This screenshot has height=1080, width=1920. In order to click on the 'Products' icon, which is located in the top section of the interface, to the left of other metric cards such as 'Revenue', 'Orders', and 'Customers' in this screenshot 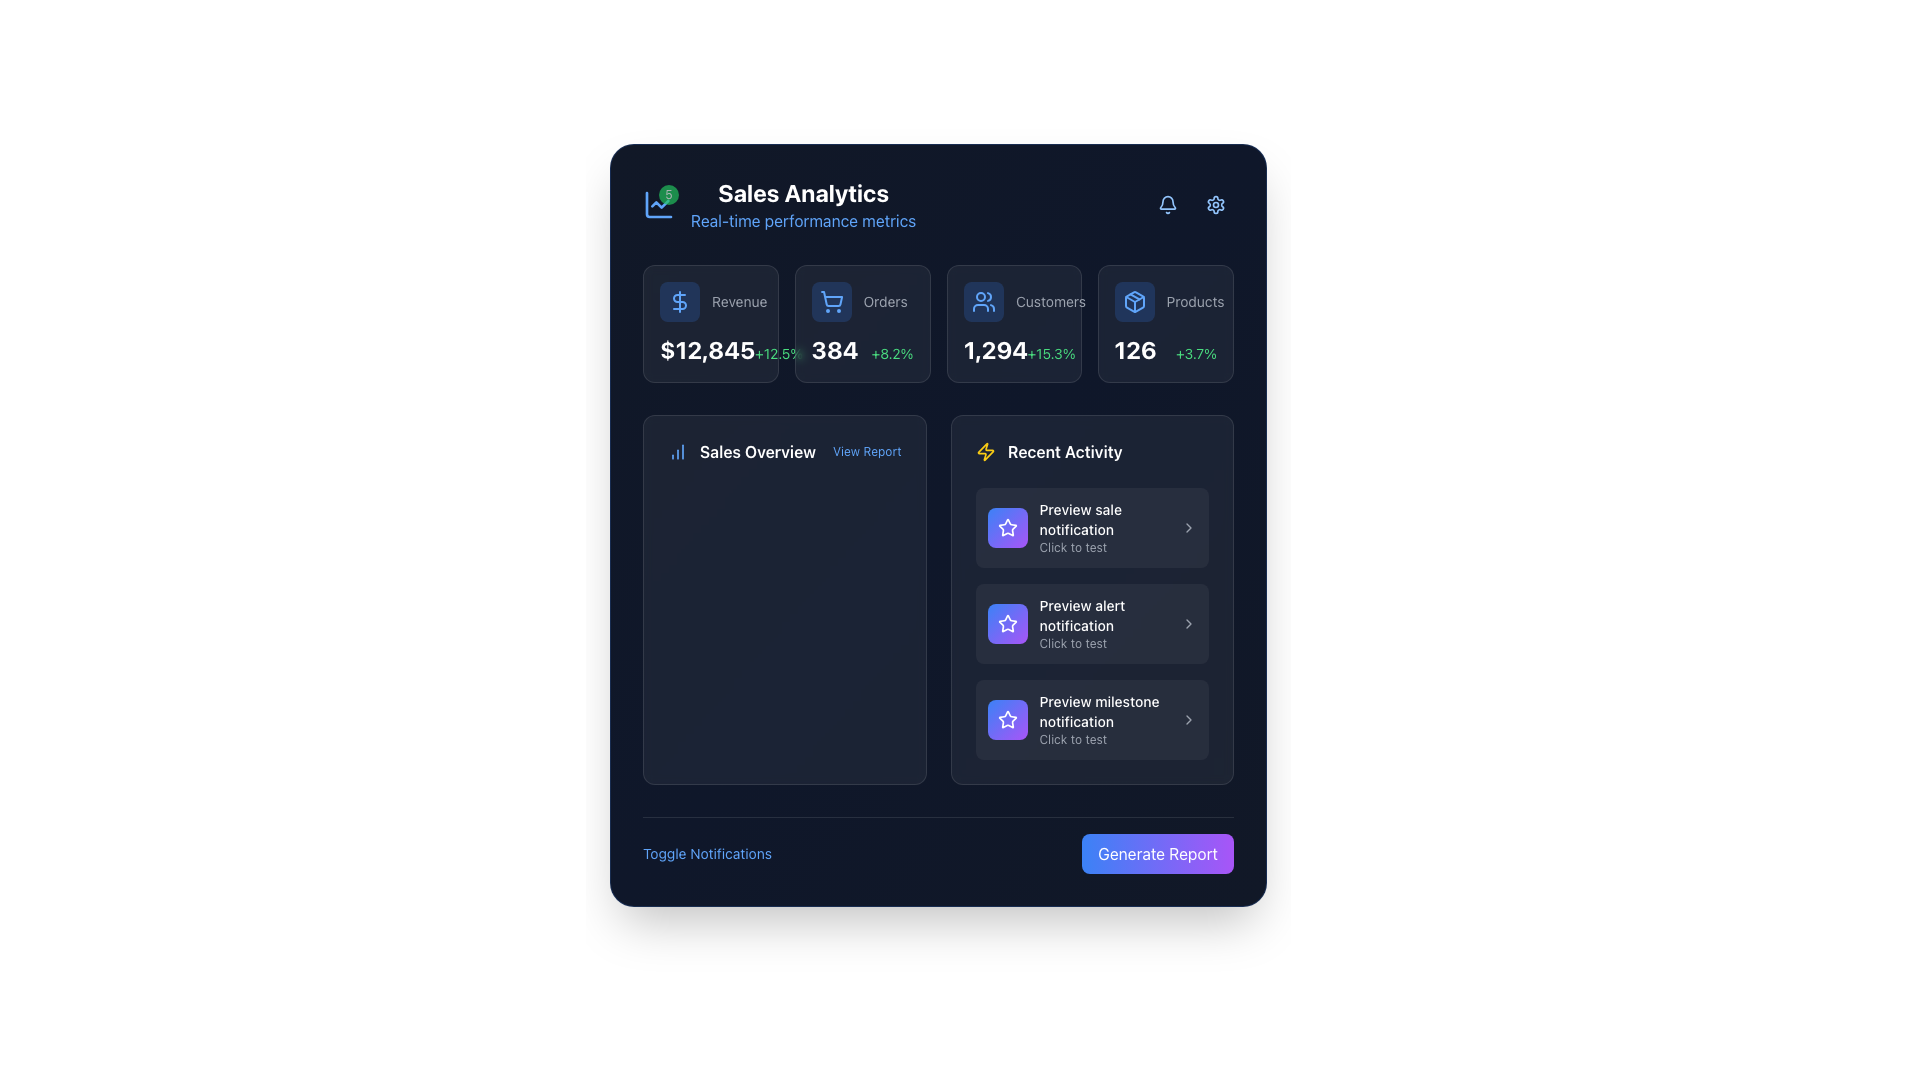, I will do `click(1135, 301)`.